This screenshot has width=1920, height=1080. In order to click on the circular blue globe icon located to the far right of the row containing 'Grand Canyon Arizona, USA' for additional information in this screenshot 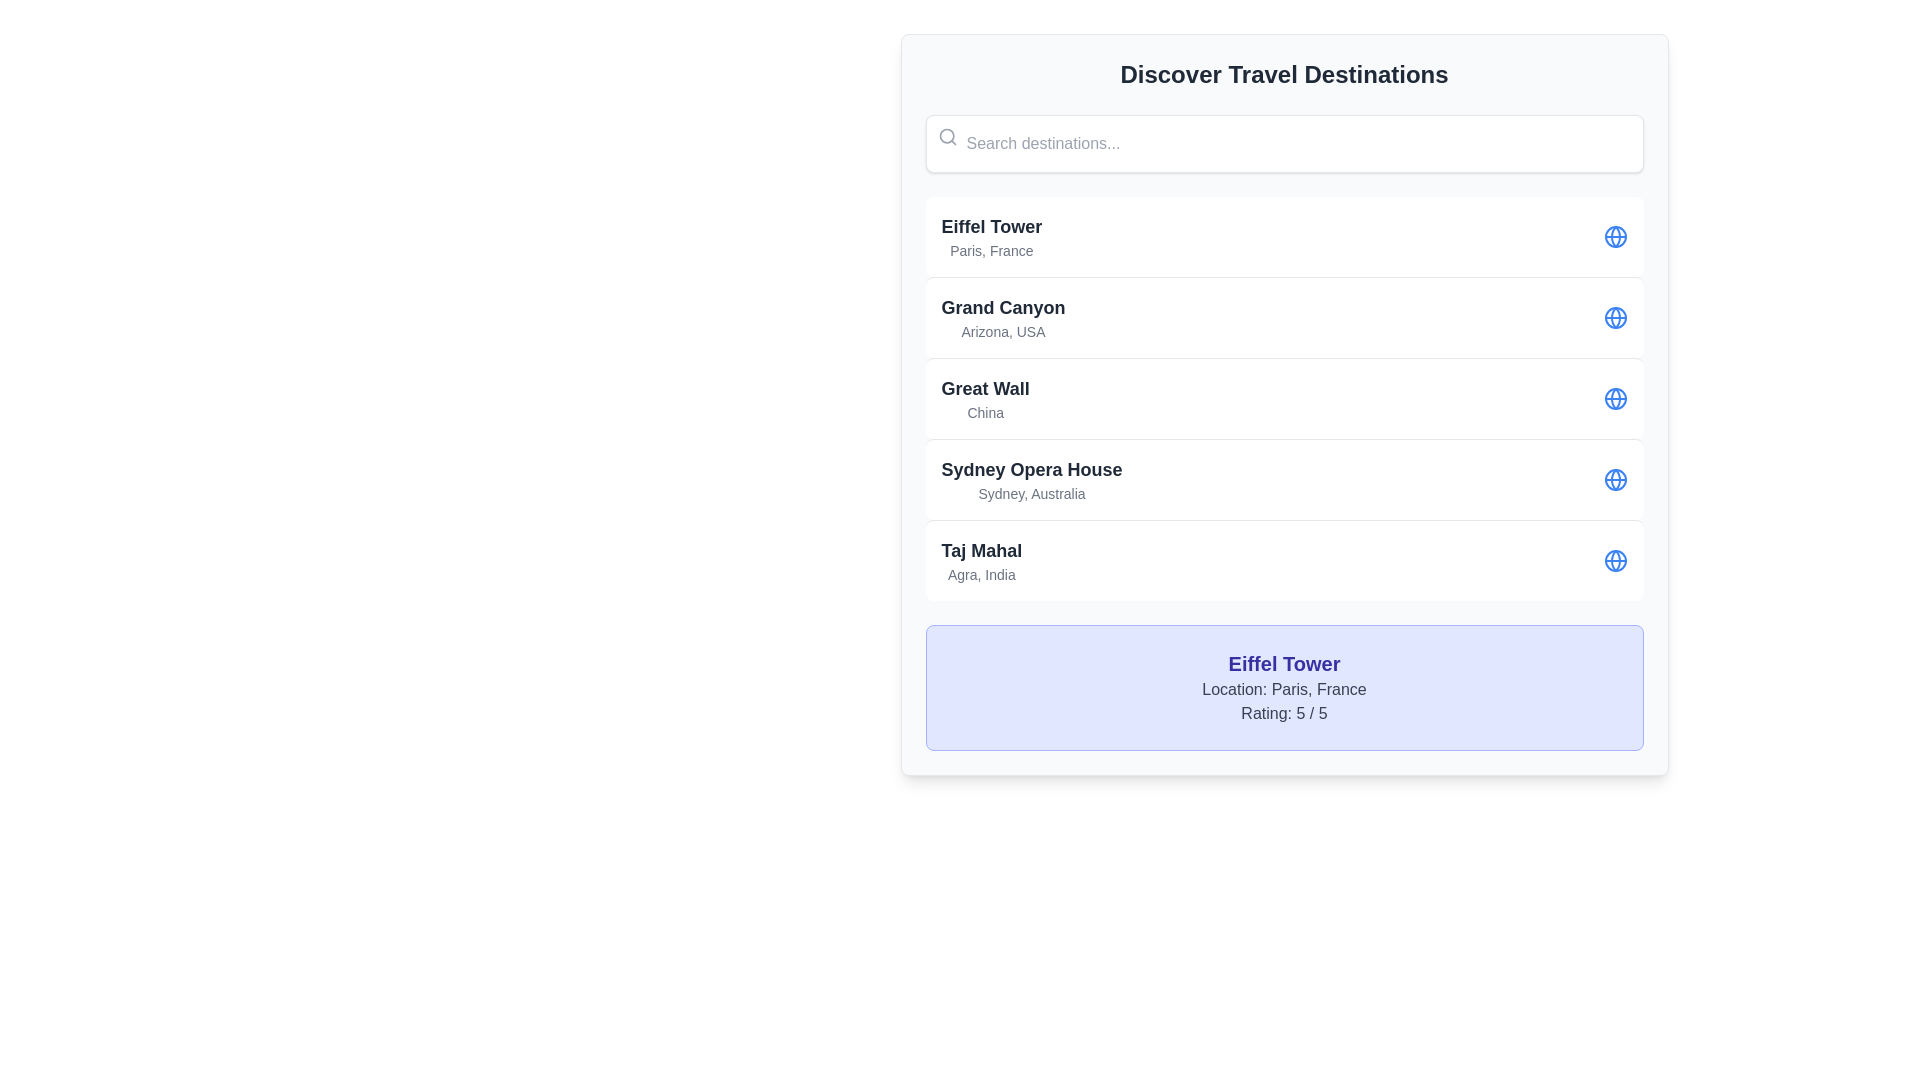, I will do `click(1615, 316)`.